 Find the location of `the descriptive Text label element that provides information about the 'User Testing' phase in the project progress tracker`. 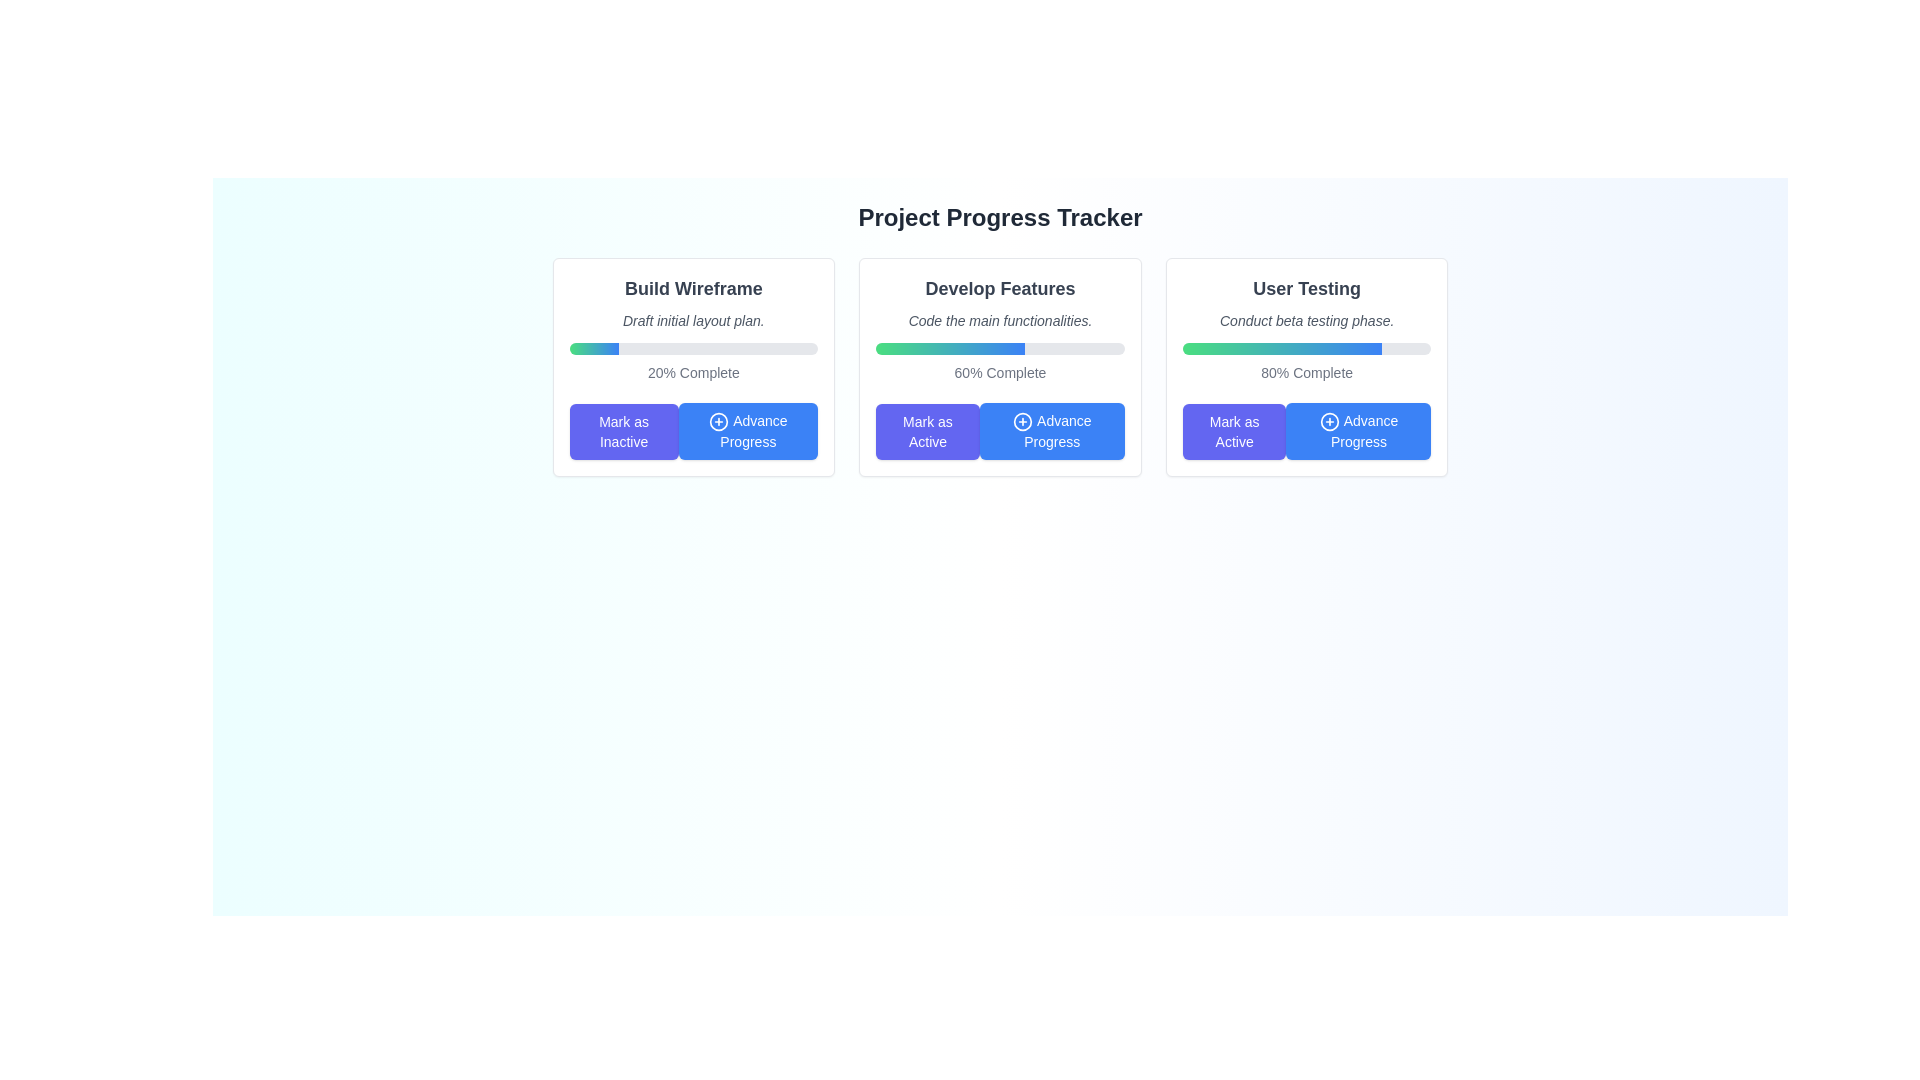

the descriptive Text label element that provides information about the 'User Testing' phase in the project progress tracker is located at coordinates (1307, 319).